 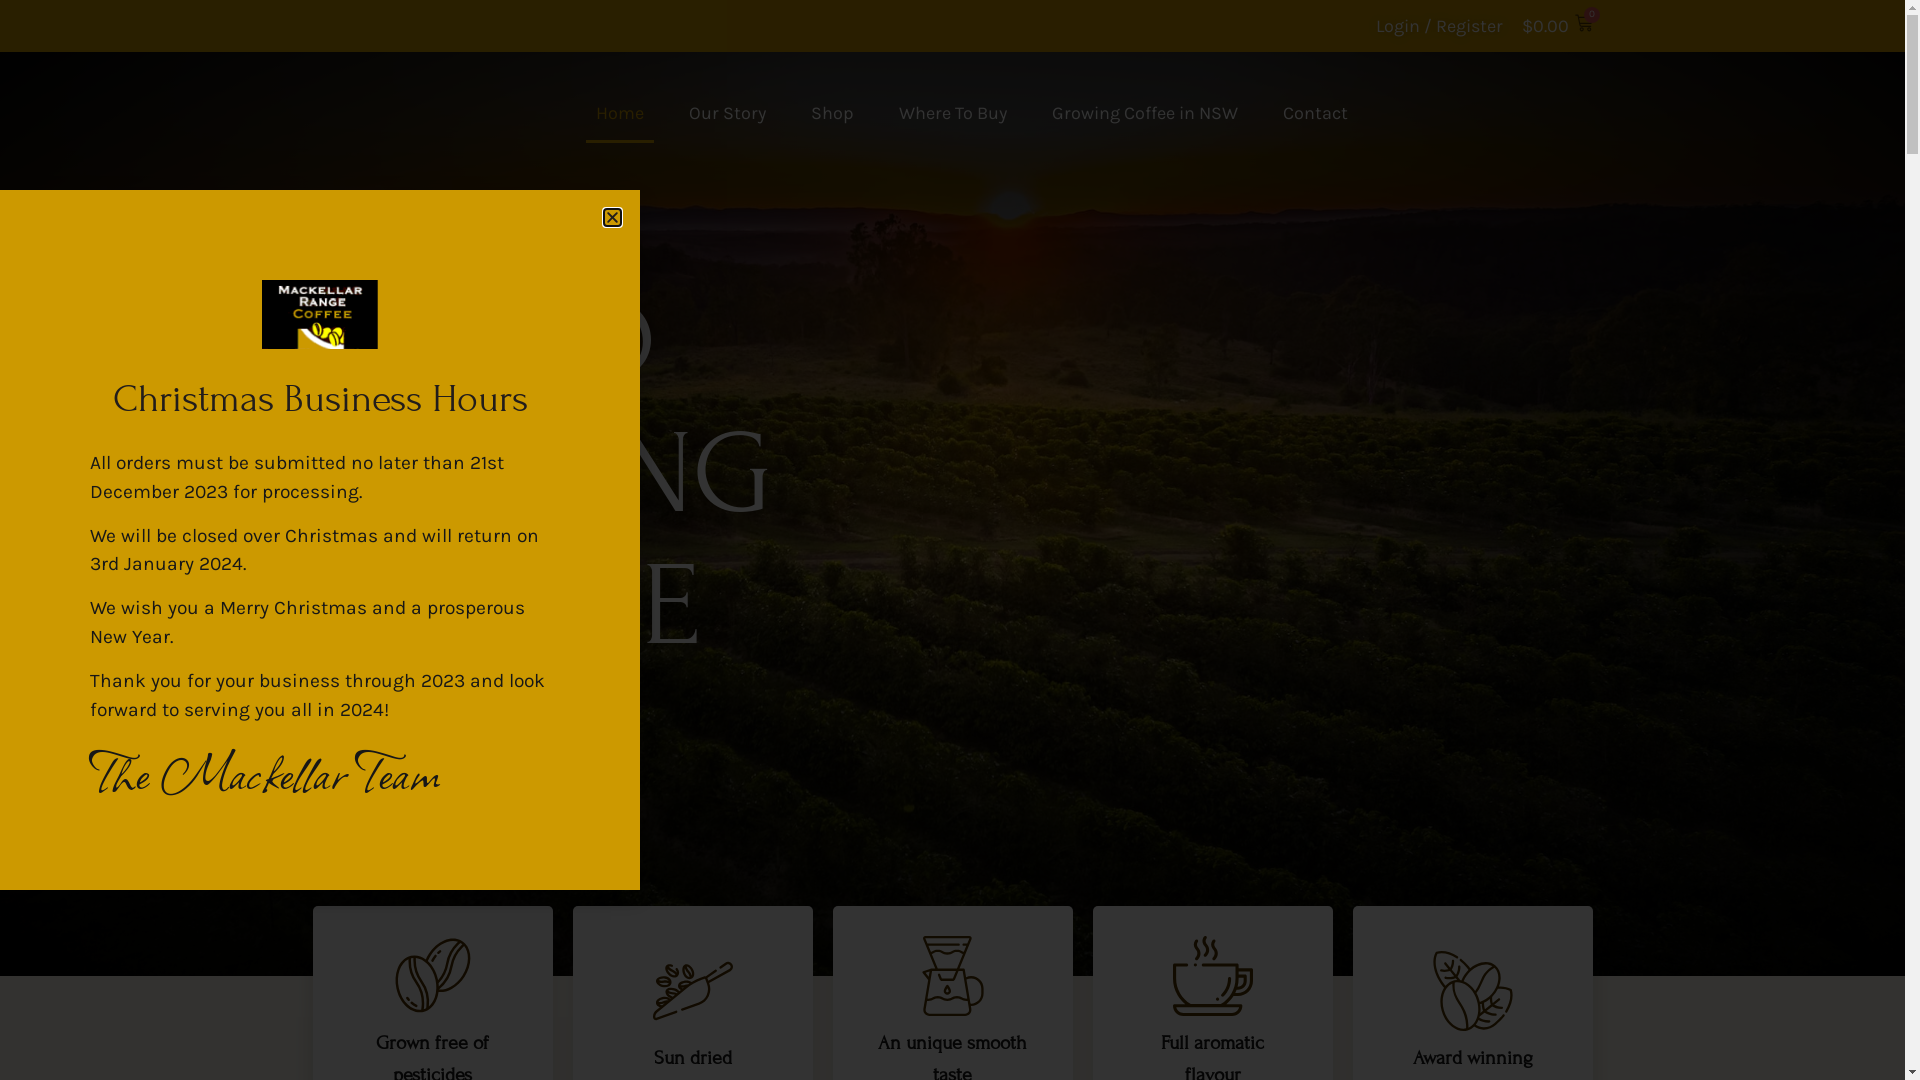 What do you see at coordinates (831, 112) in the screenshot?
I see `'Shop'` at bounding box center [831, 112].